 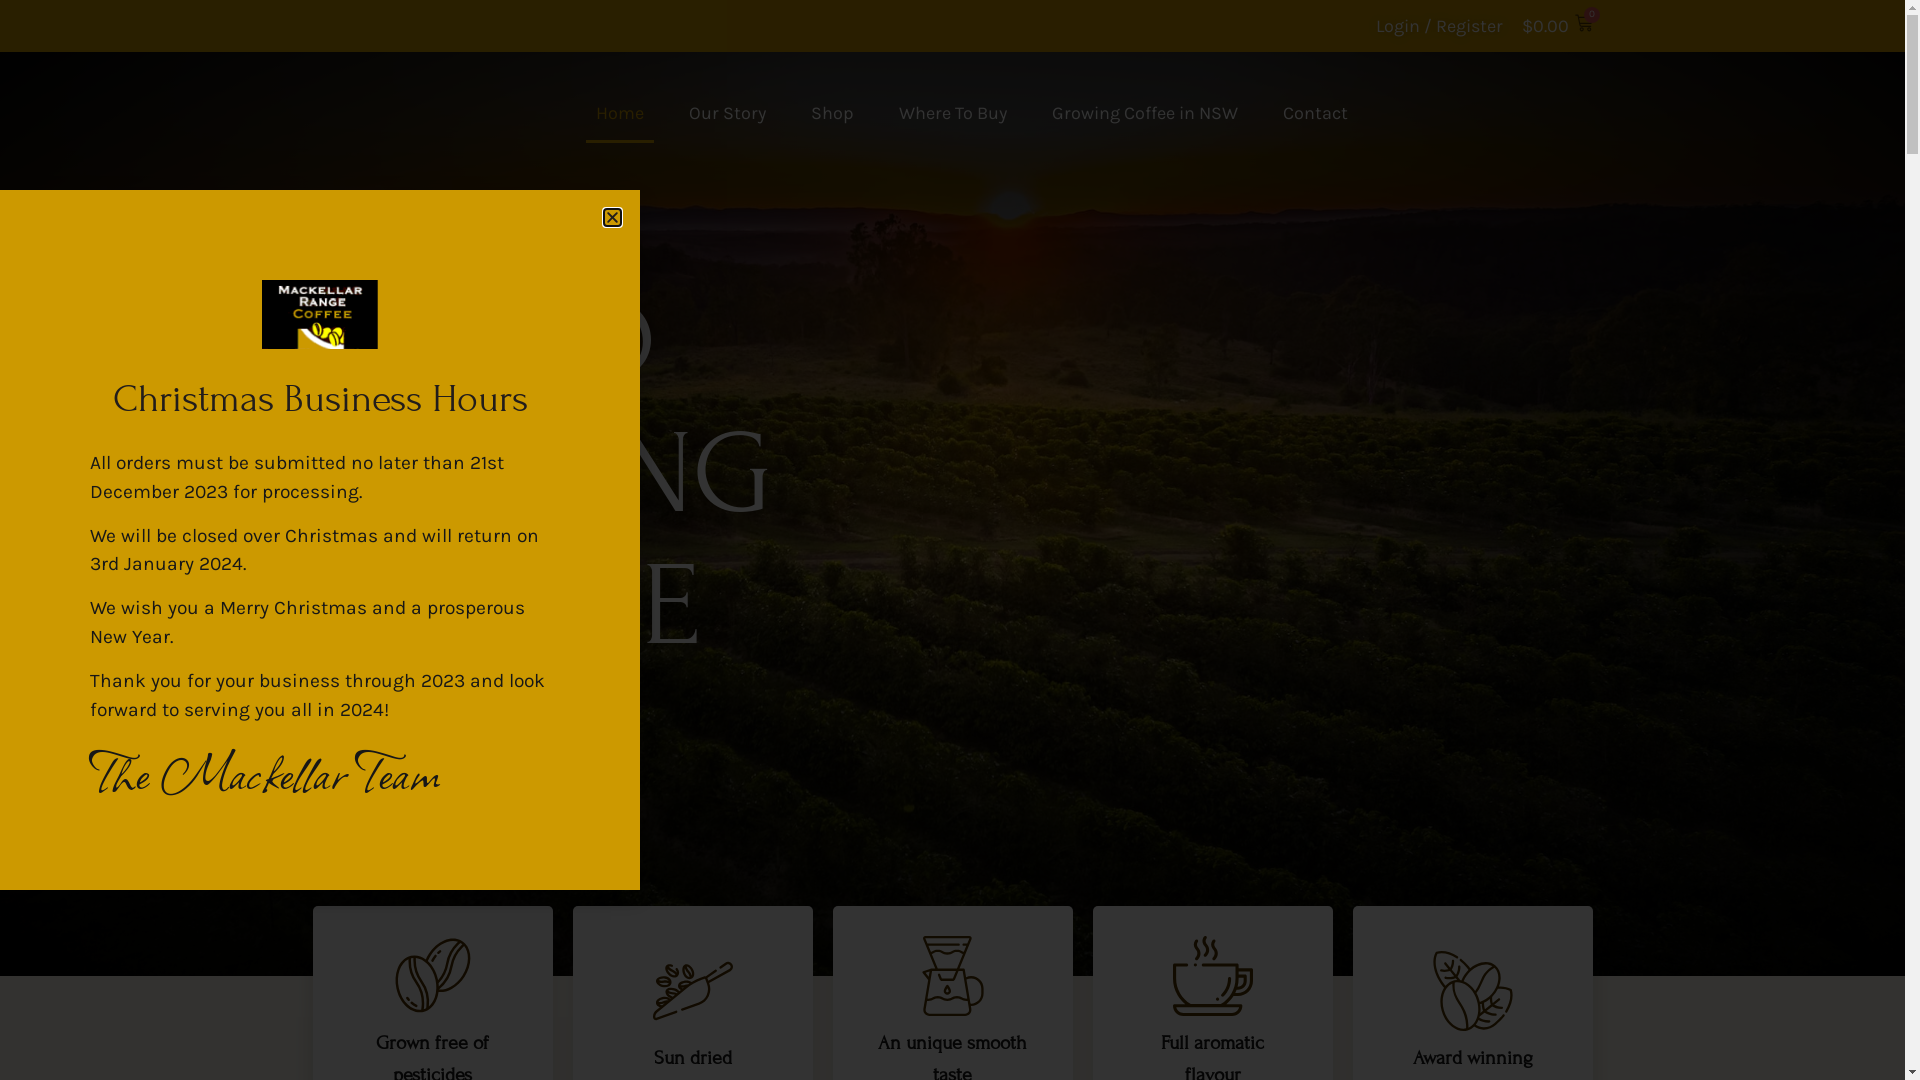 What do you see at coordinates (831, 112) in the screenshot?
I see `'Shop'` at bounding box center [831, 112].